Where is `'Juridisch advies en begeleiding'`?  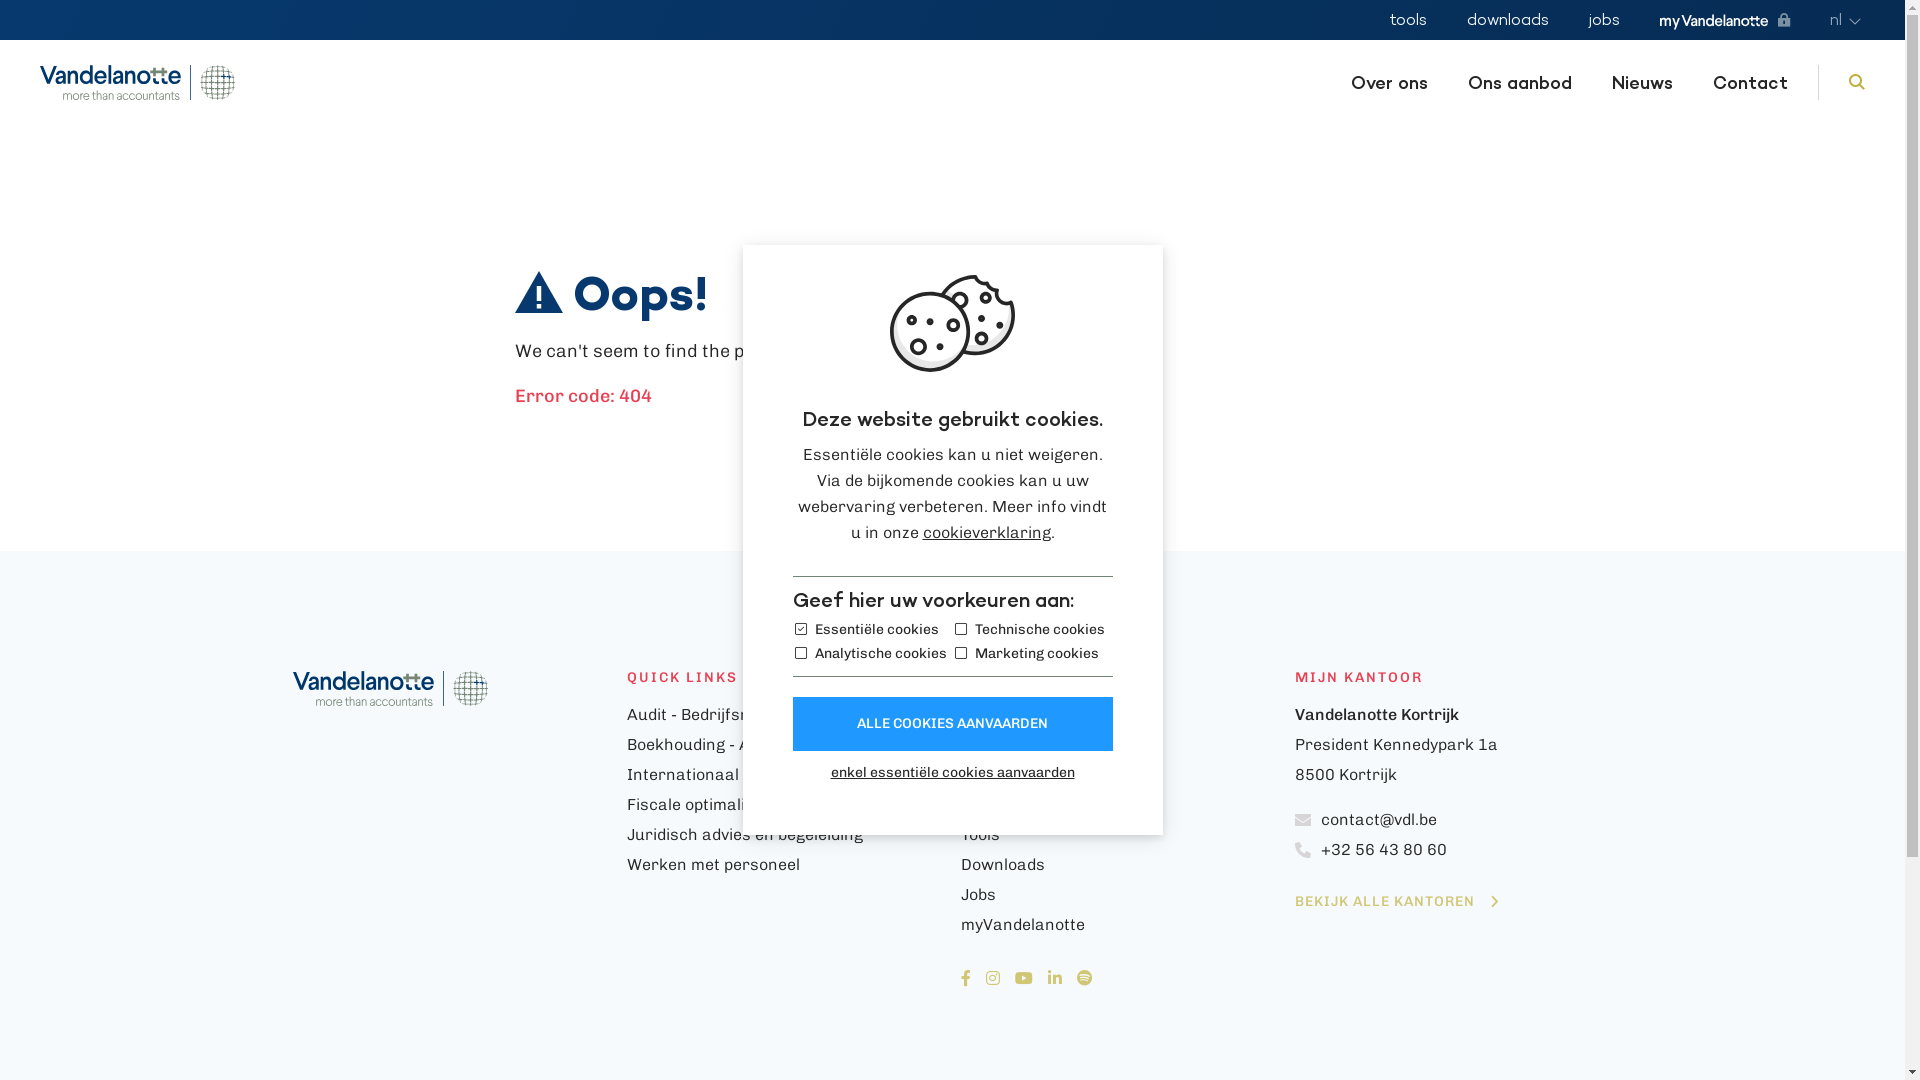 'Juridisch advies en begeleiding' is located at coordinates (743, 834).